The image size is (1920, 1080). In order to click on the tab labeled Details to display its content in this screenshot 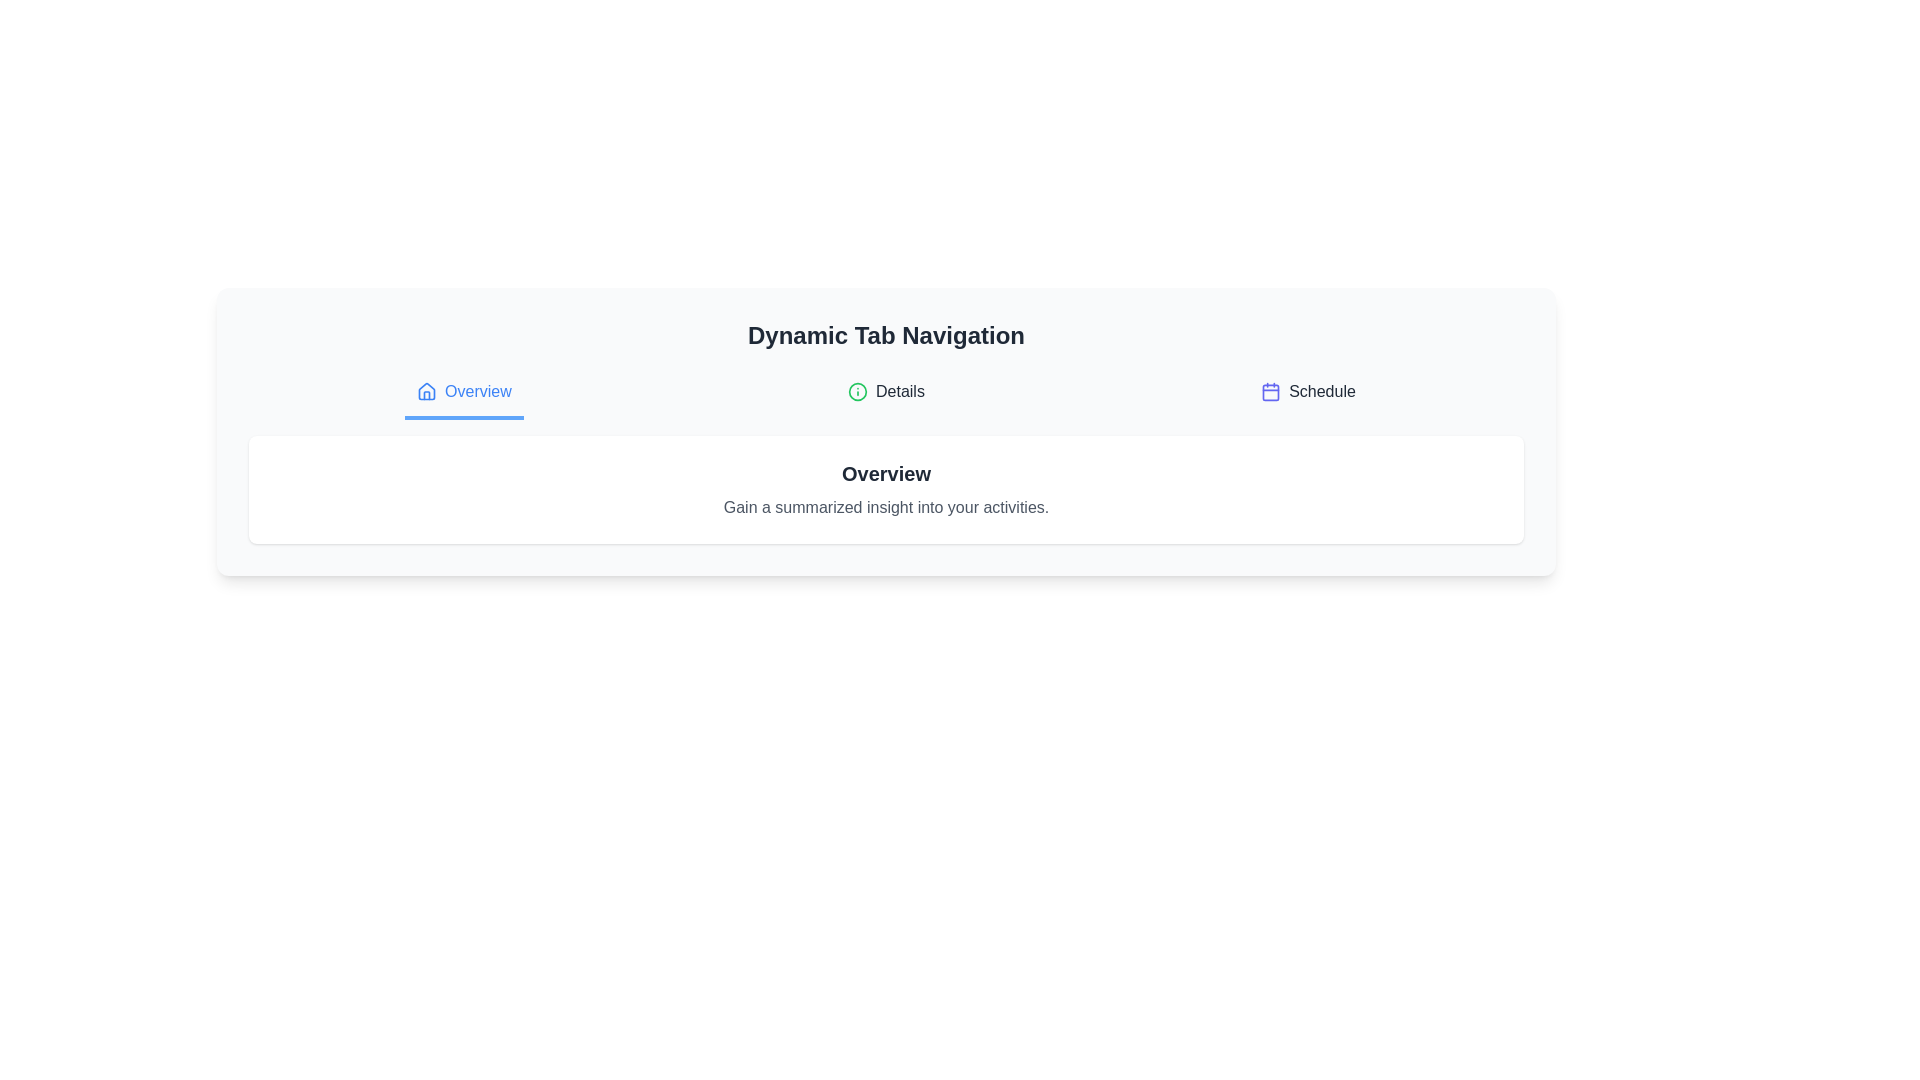, I will do `click(885, 393)`.